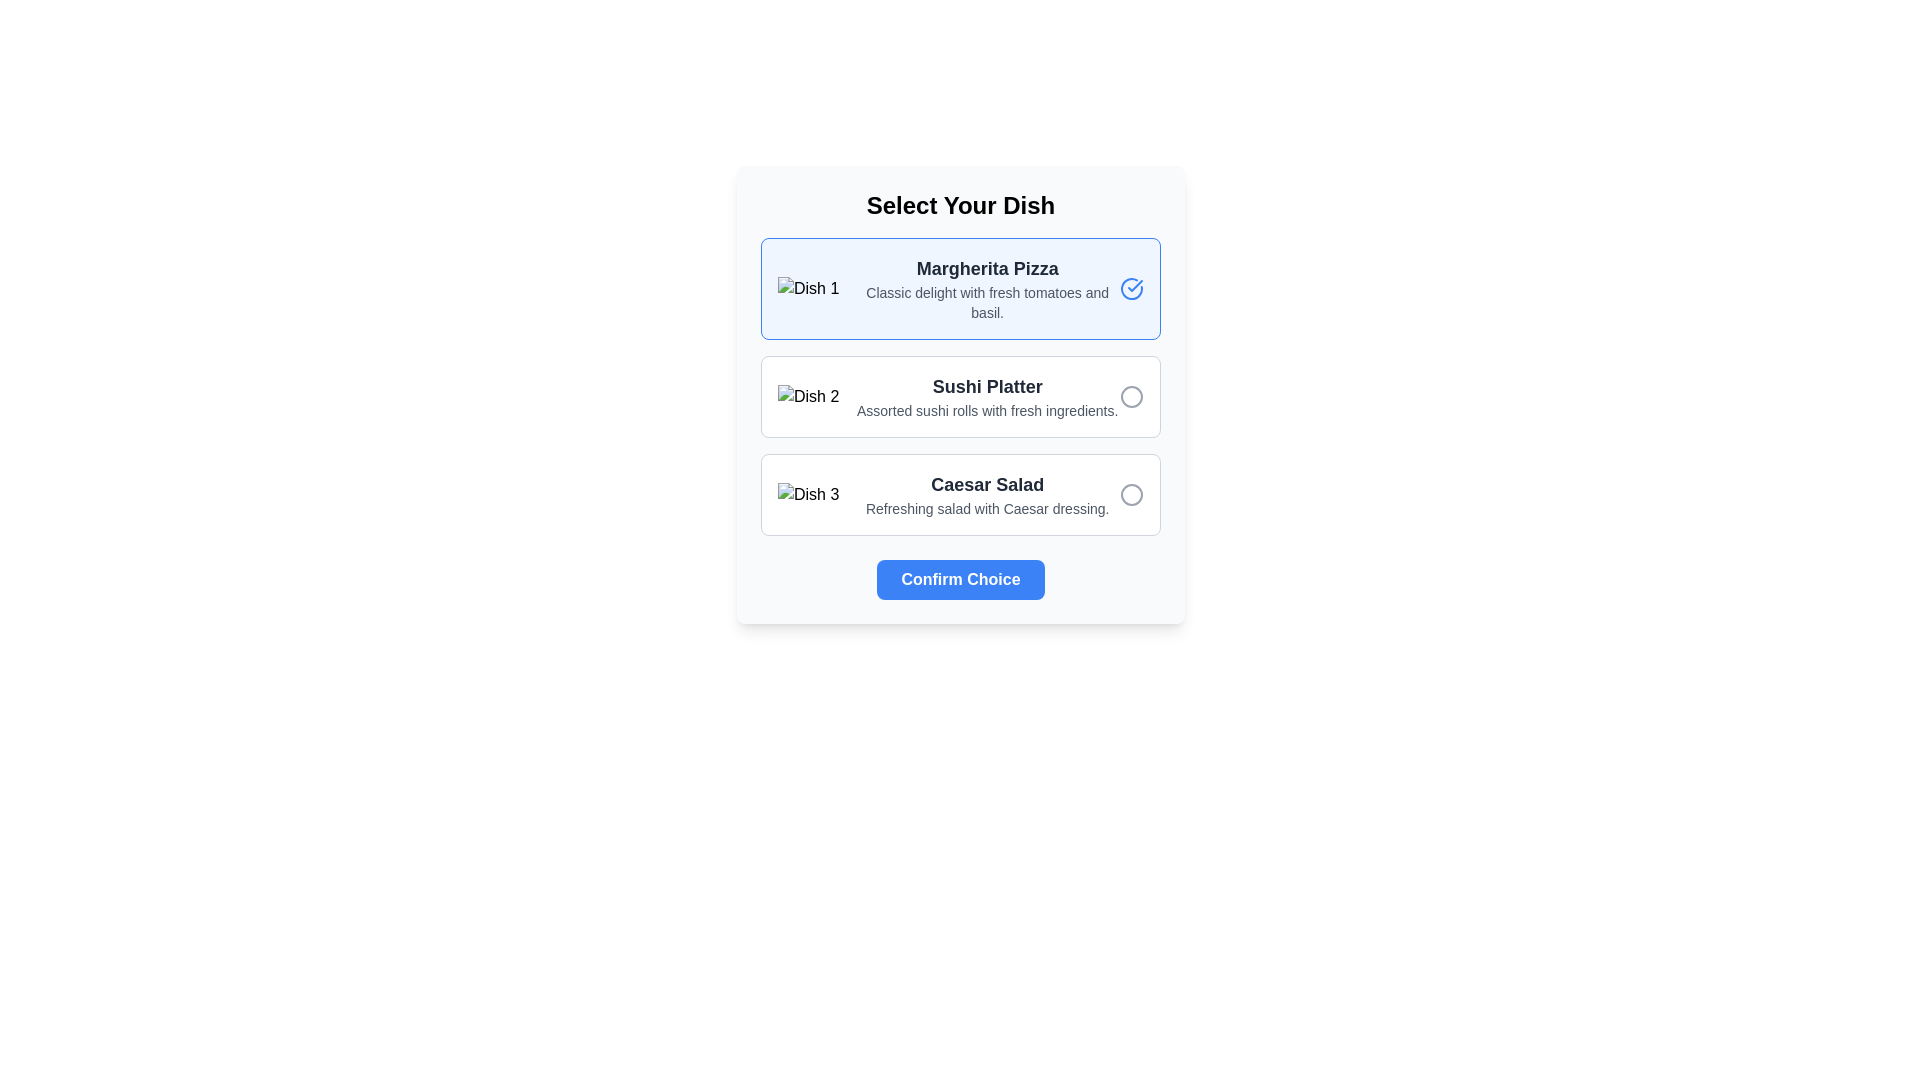  What do you see at coordinates (1135, 285) in the screenshot?
I see `the checkmark SVG element that indicates the selection of 'Margherita Pizza', located at the top-right corner of its selection card` at bounding box center [1135, 285].